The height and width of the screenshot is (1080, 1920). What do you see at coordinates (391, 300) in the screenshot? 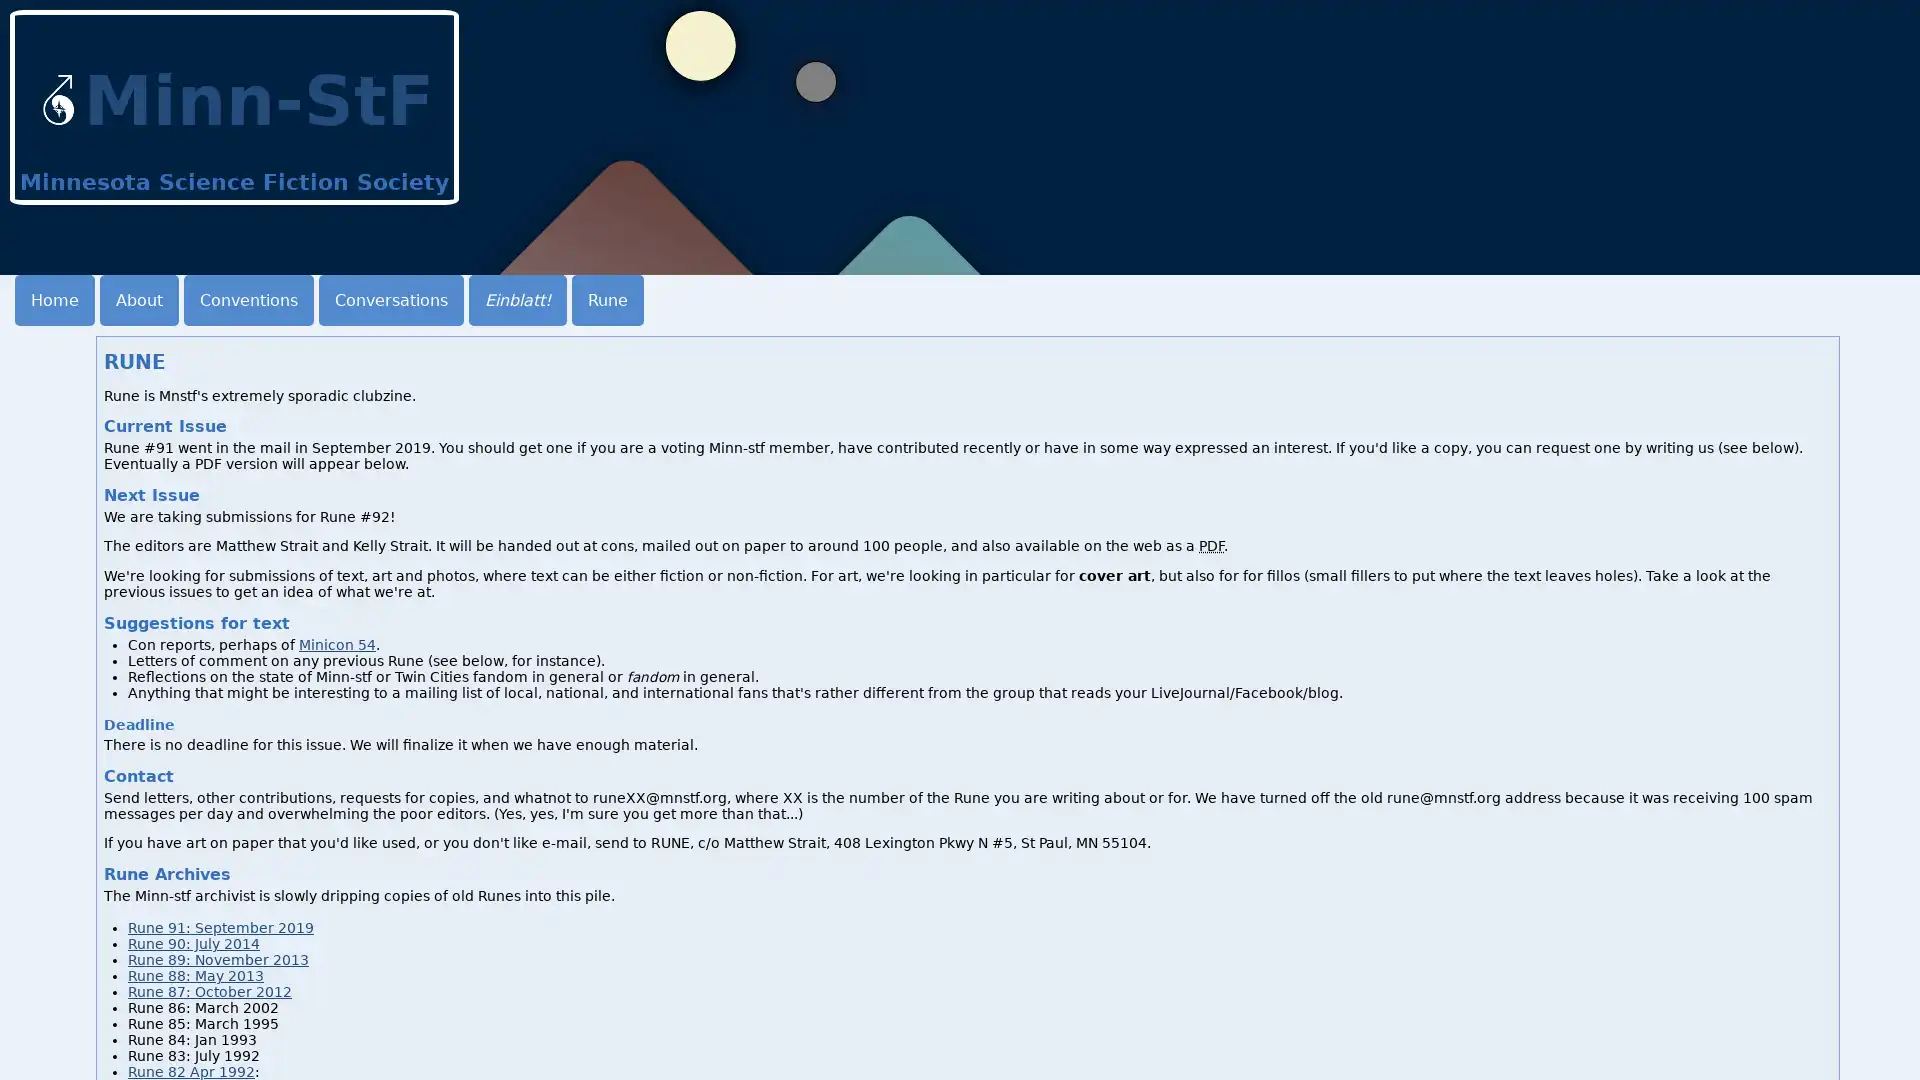
I see `Conversations` at bounding box center [391, 300].